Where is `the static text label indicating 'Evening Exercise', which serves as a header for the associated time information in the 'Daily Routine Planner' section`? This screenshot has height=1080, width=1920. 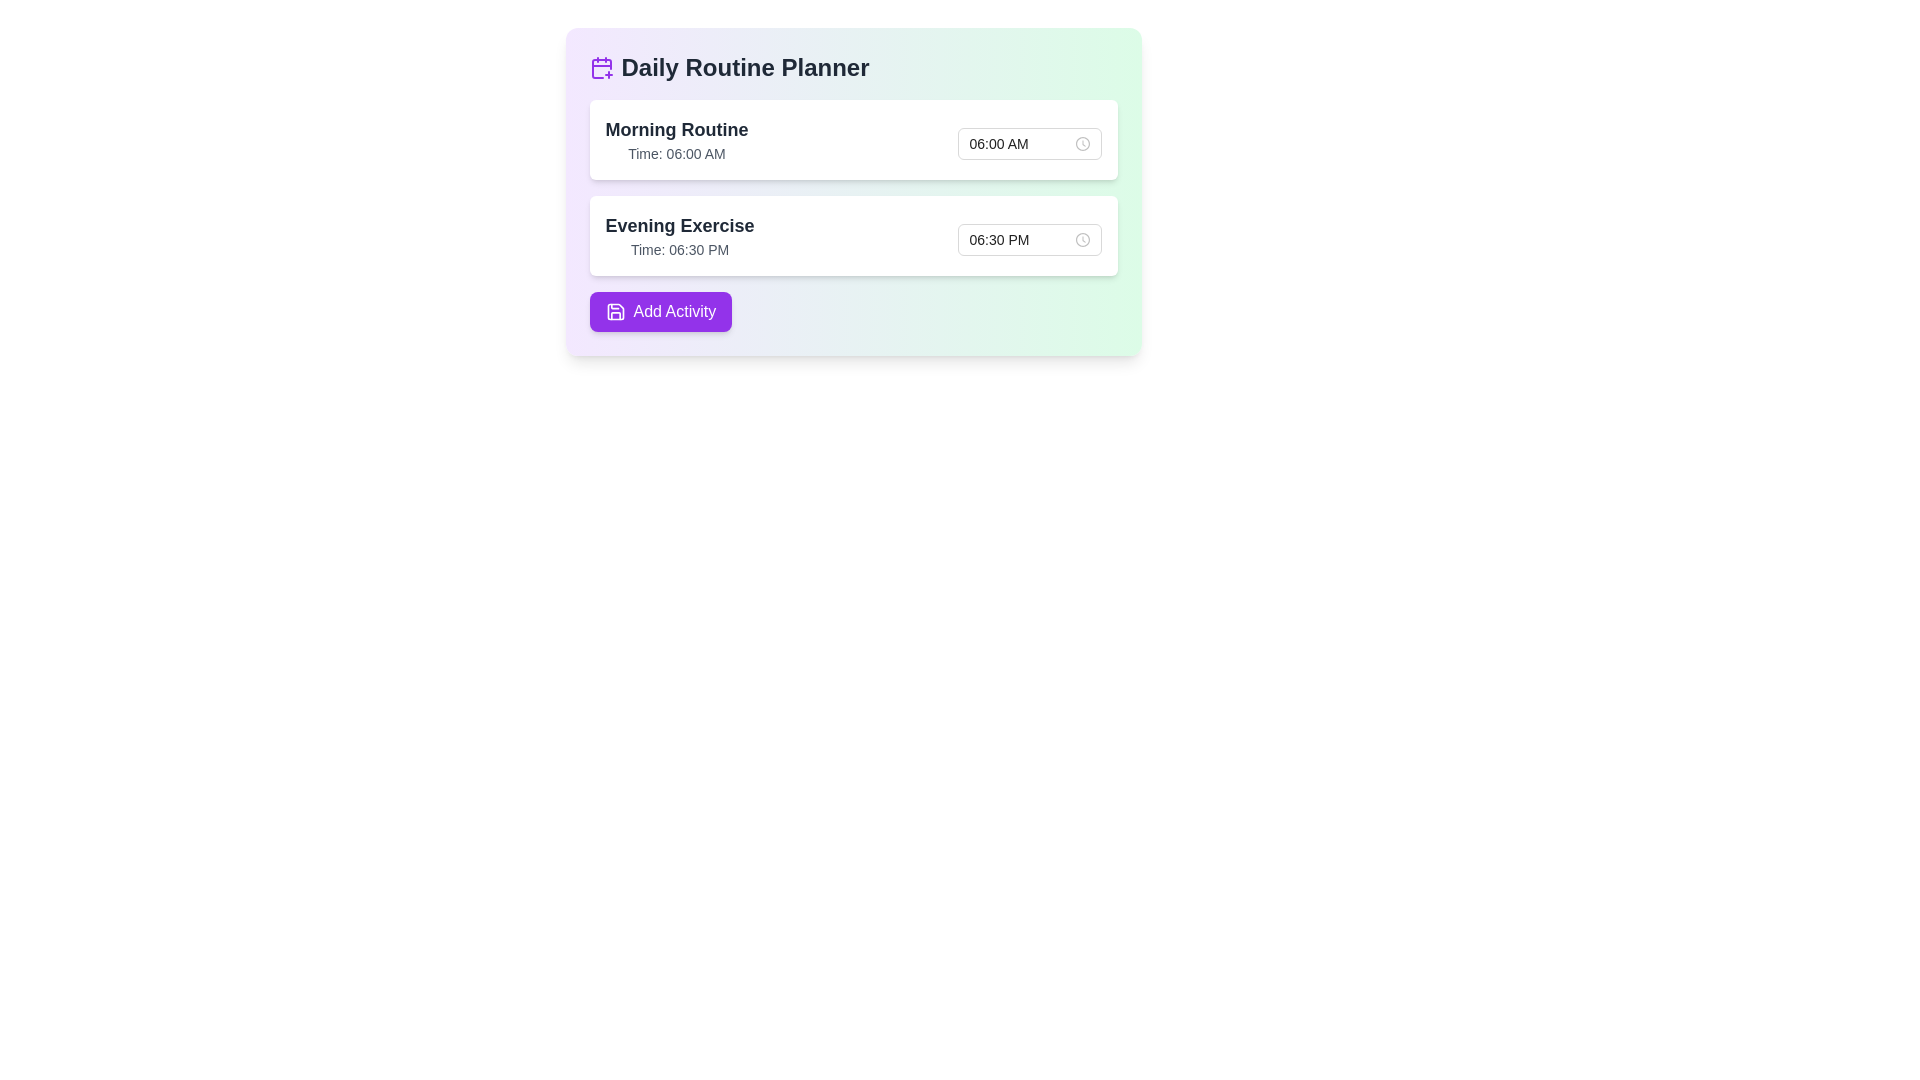 the static text label indicating 'Evening Exercise', which serves as a header for the associated time information in the 'Daily Routine Planner' section is located at coordinates (680, 225).